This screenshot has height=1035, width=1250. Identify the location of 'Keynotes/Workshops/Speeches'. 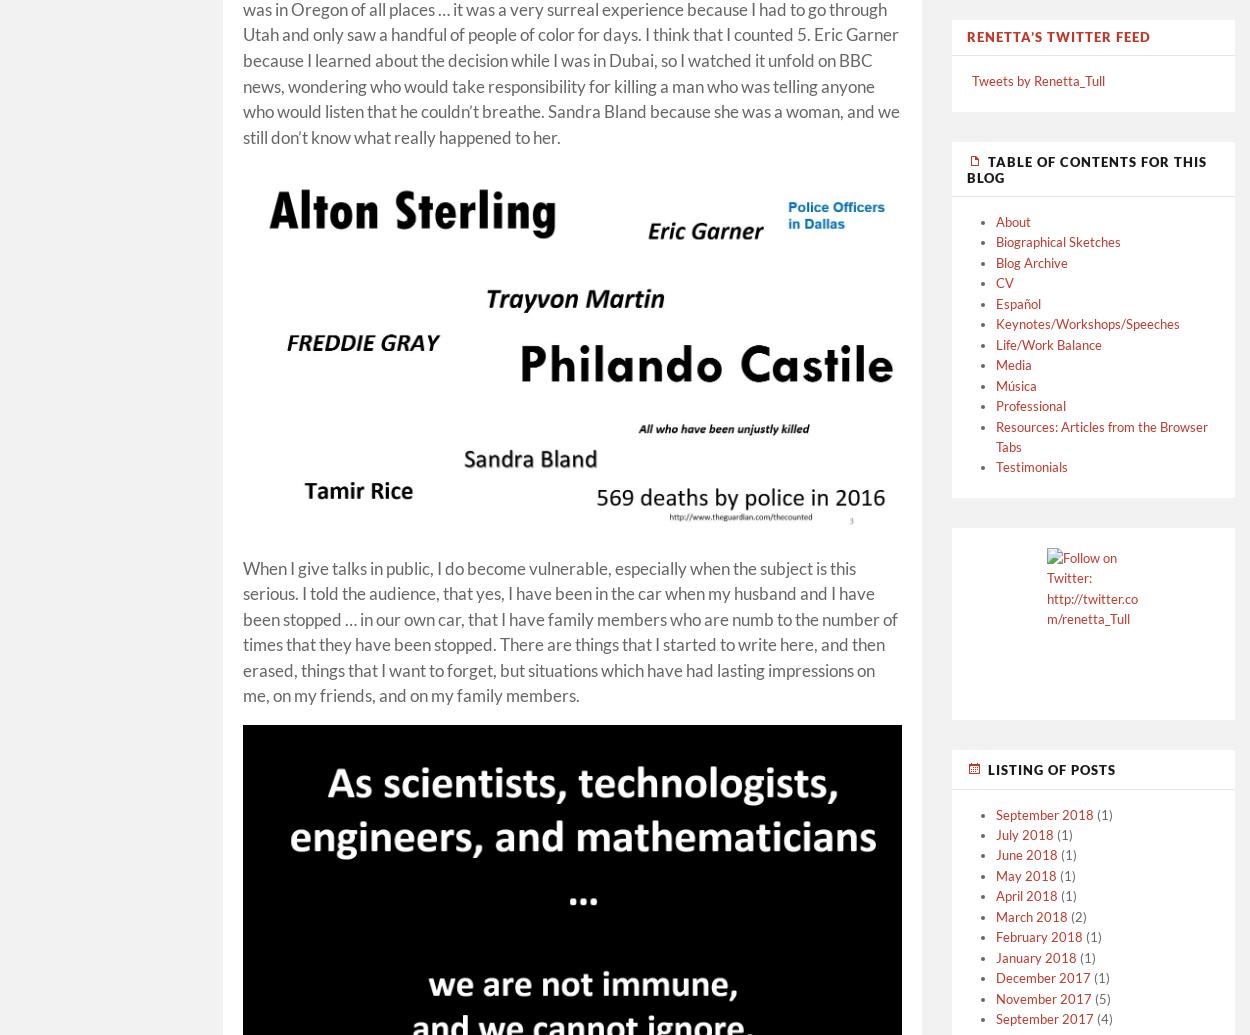
(1087, 323).